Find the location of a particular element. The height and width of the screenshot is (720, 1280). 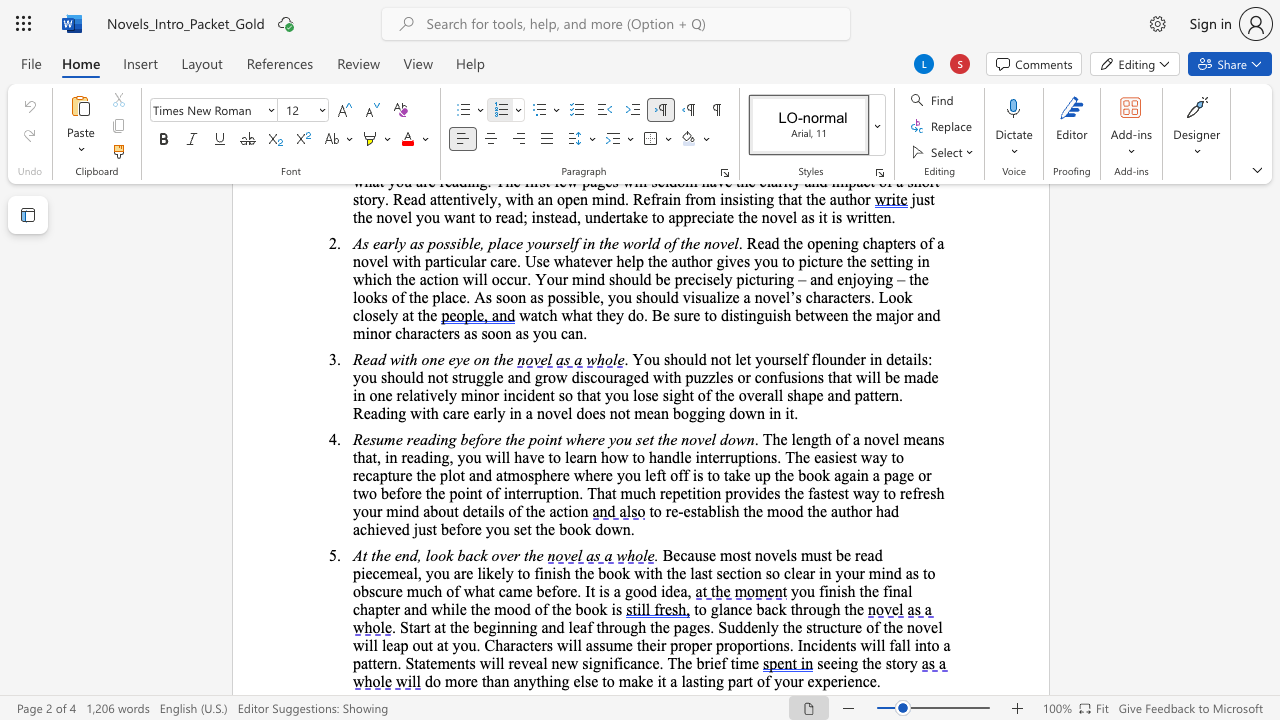

the 6th character "l" in the text is located at coordinates (792, 573).